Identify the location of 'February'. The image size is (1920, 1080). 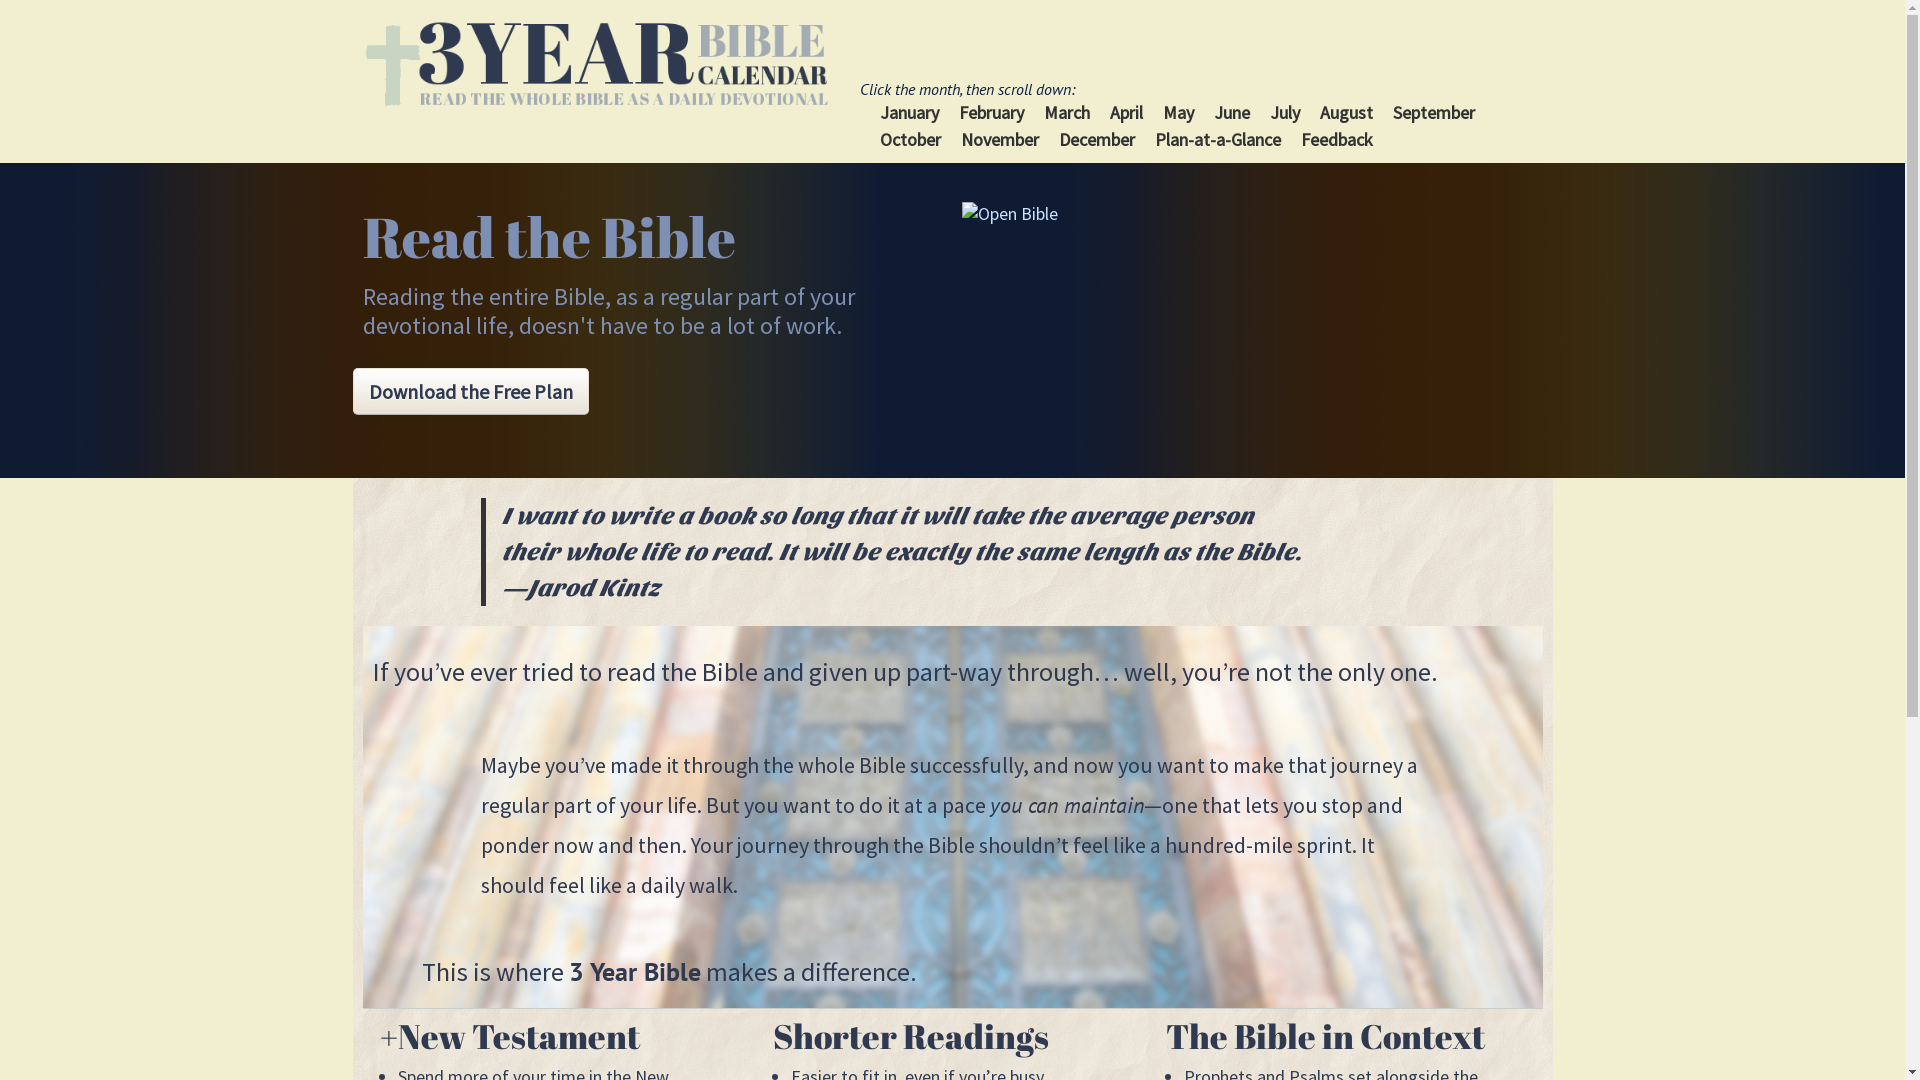
(958, 112).